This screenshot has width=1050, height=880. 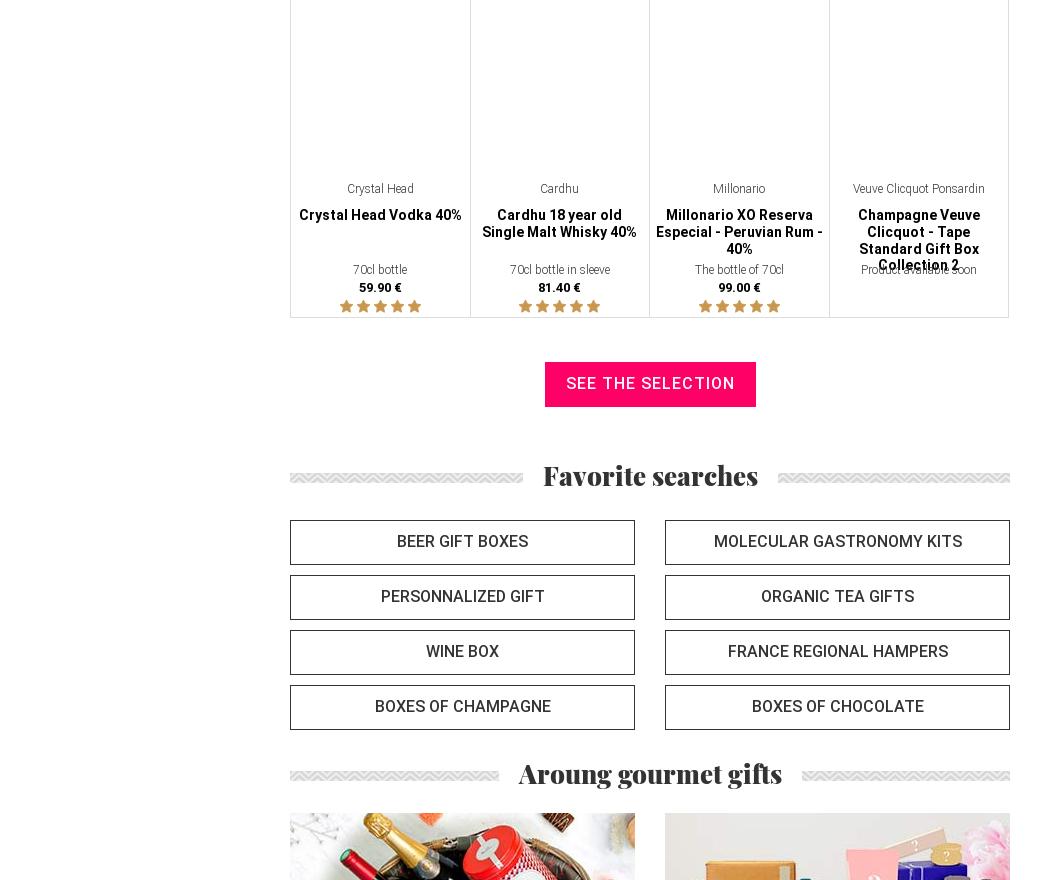 I want to click on 'Crystal Head Vodka 40%', so click(x=379, y=214).